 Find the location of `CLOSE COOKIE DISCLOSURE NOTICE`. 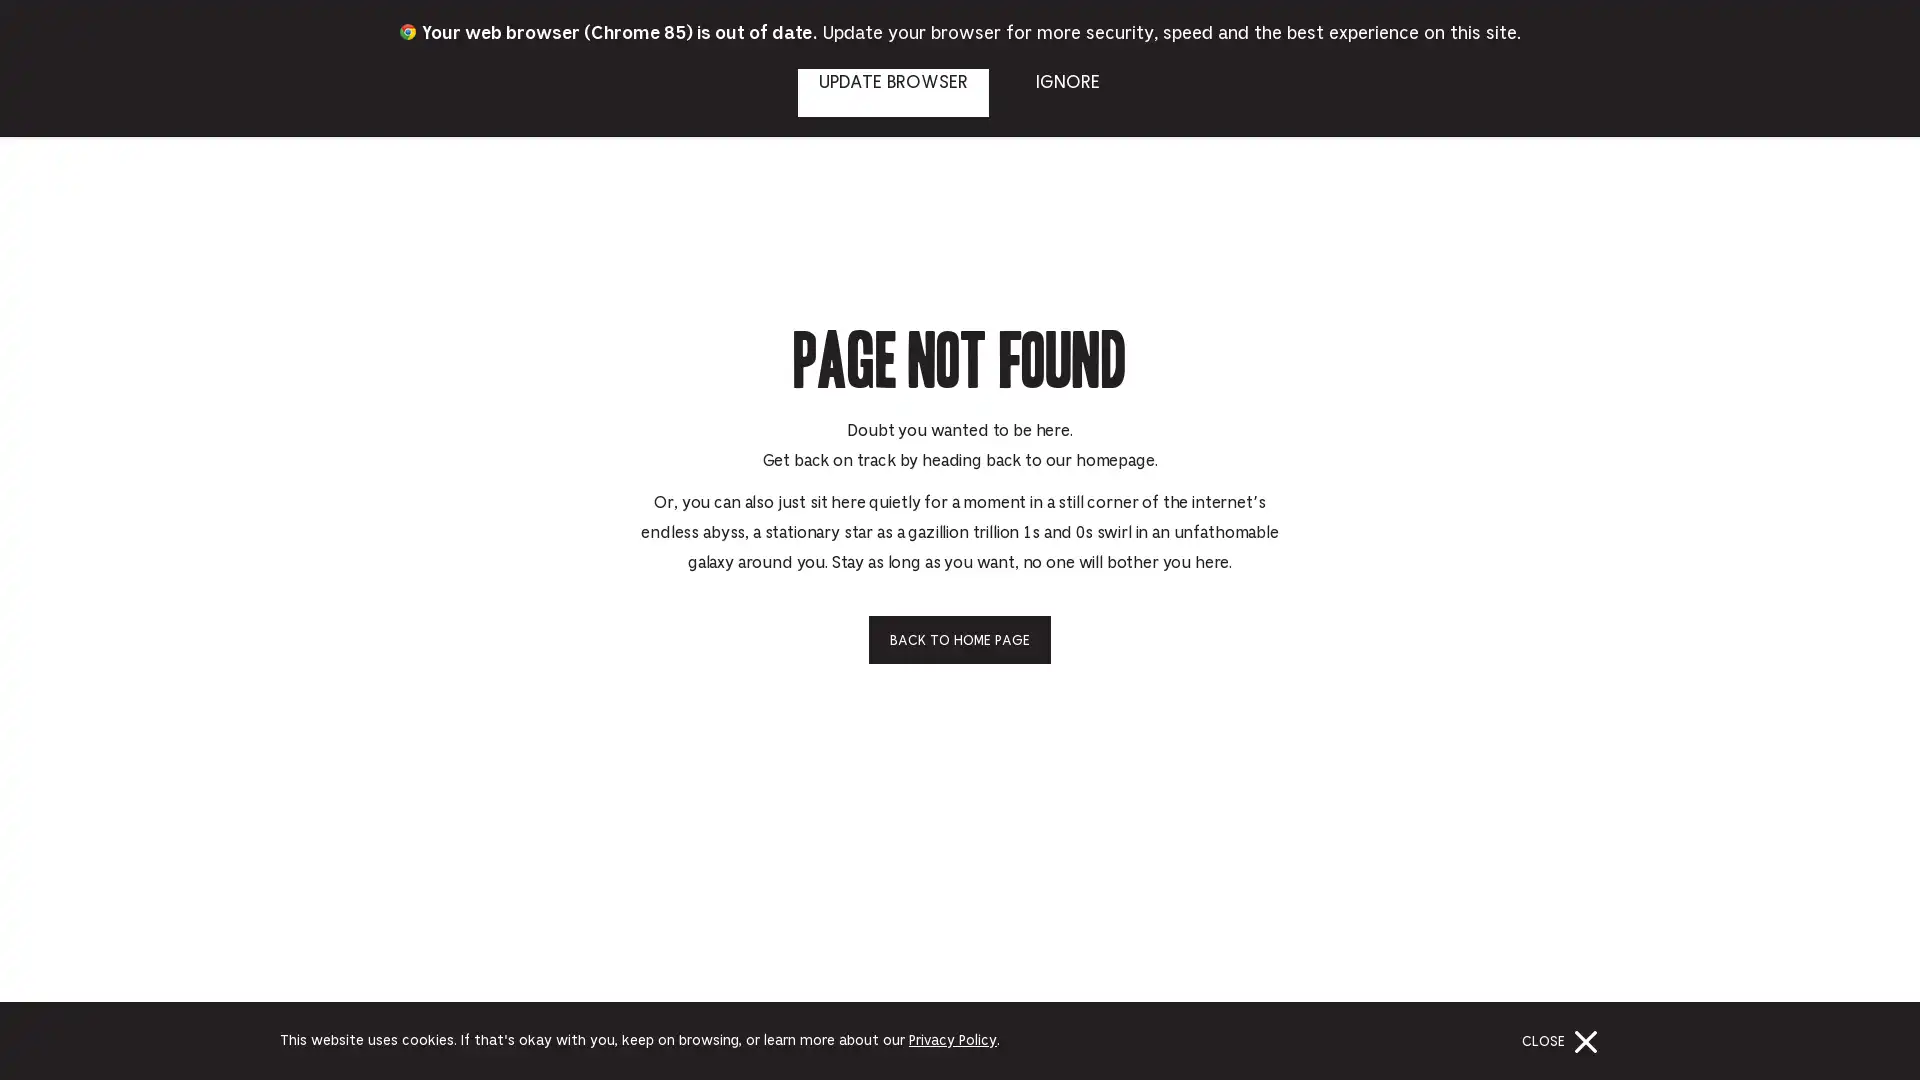

CLOSE COOKIE DISCLOSURE NOTICE is located at coordinates (1563, 1040).